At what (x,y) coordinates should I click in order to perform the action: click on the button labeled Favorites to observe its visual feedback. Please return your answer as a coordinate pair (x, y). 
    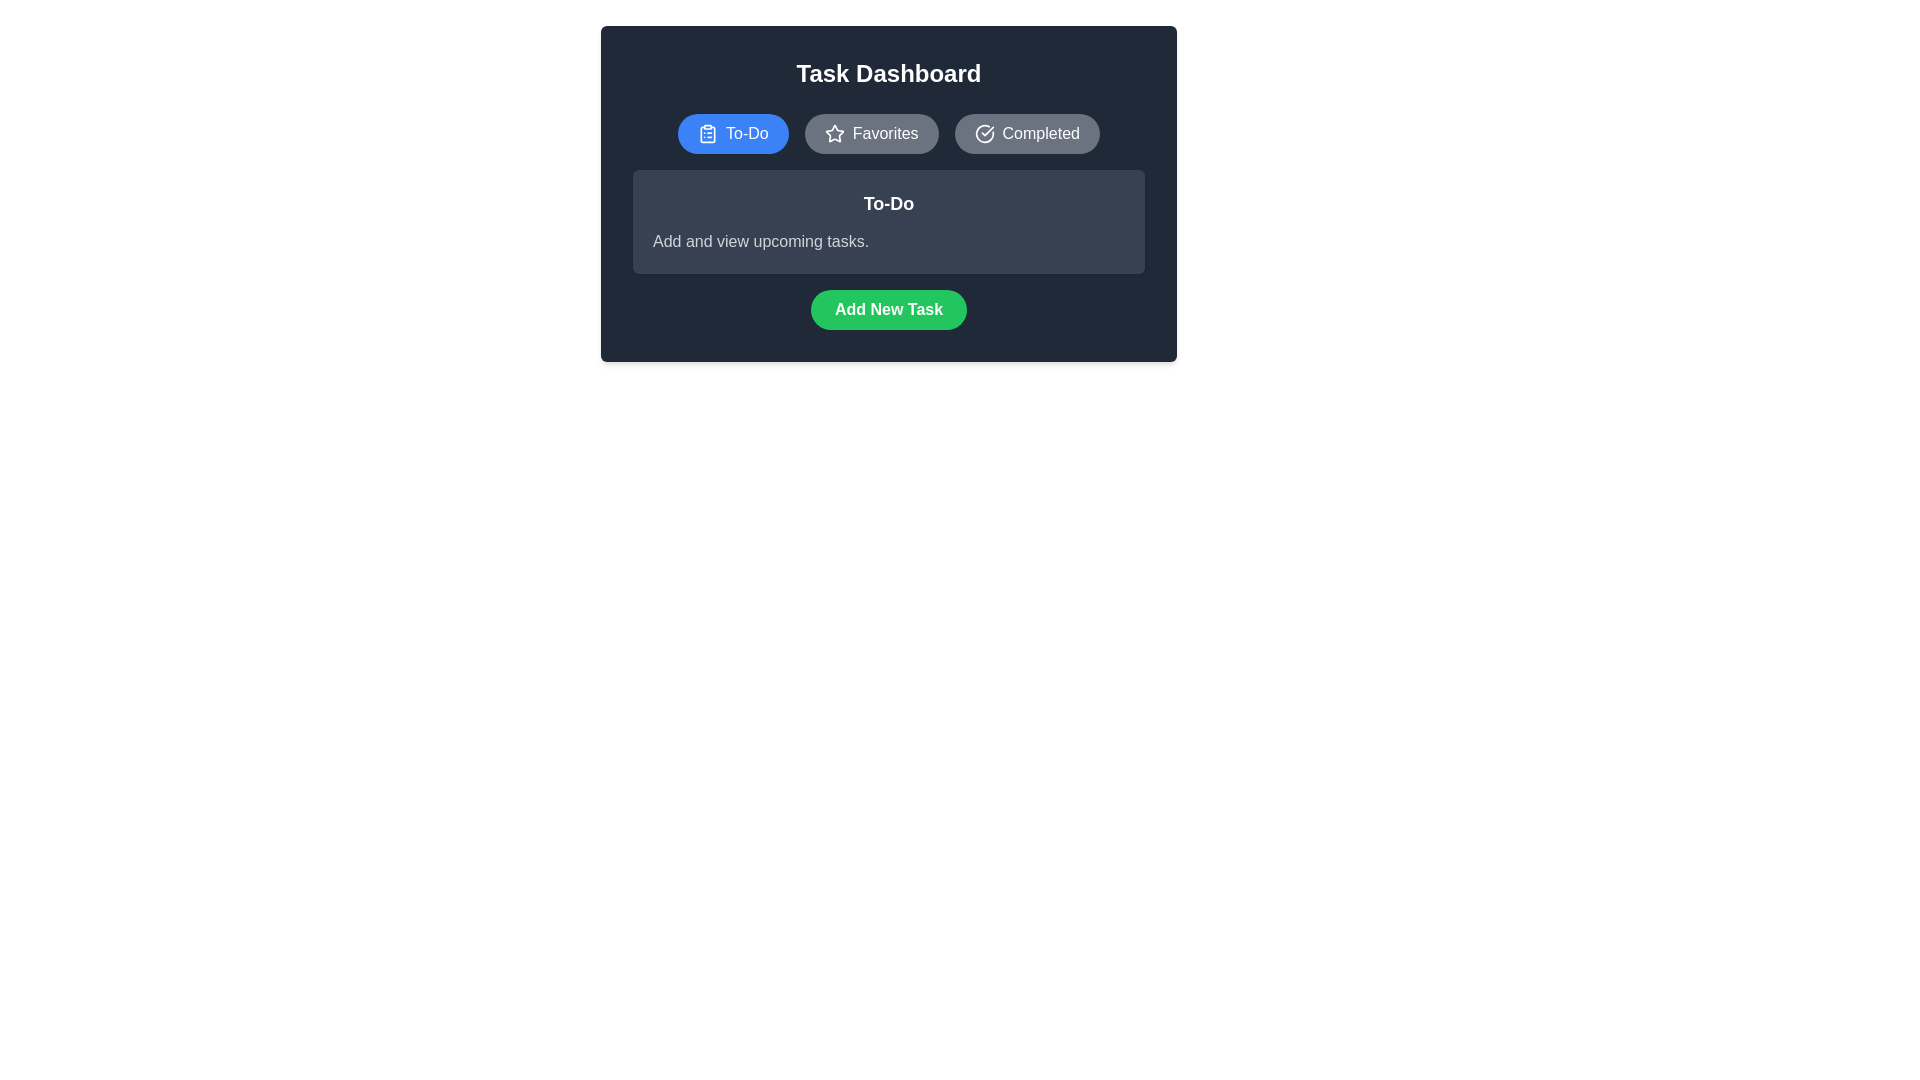
    Looking at the image, I should click on (871, 134).